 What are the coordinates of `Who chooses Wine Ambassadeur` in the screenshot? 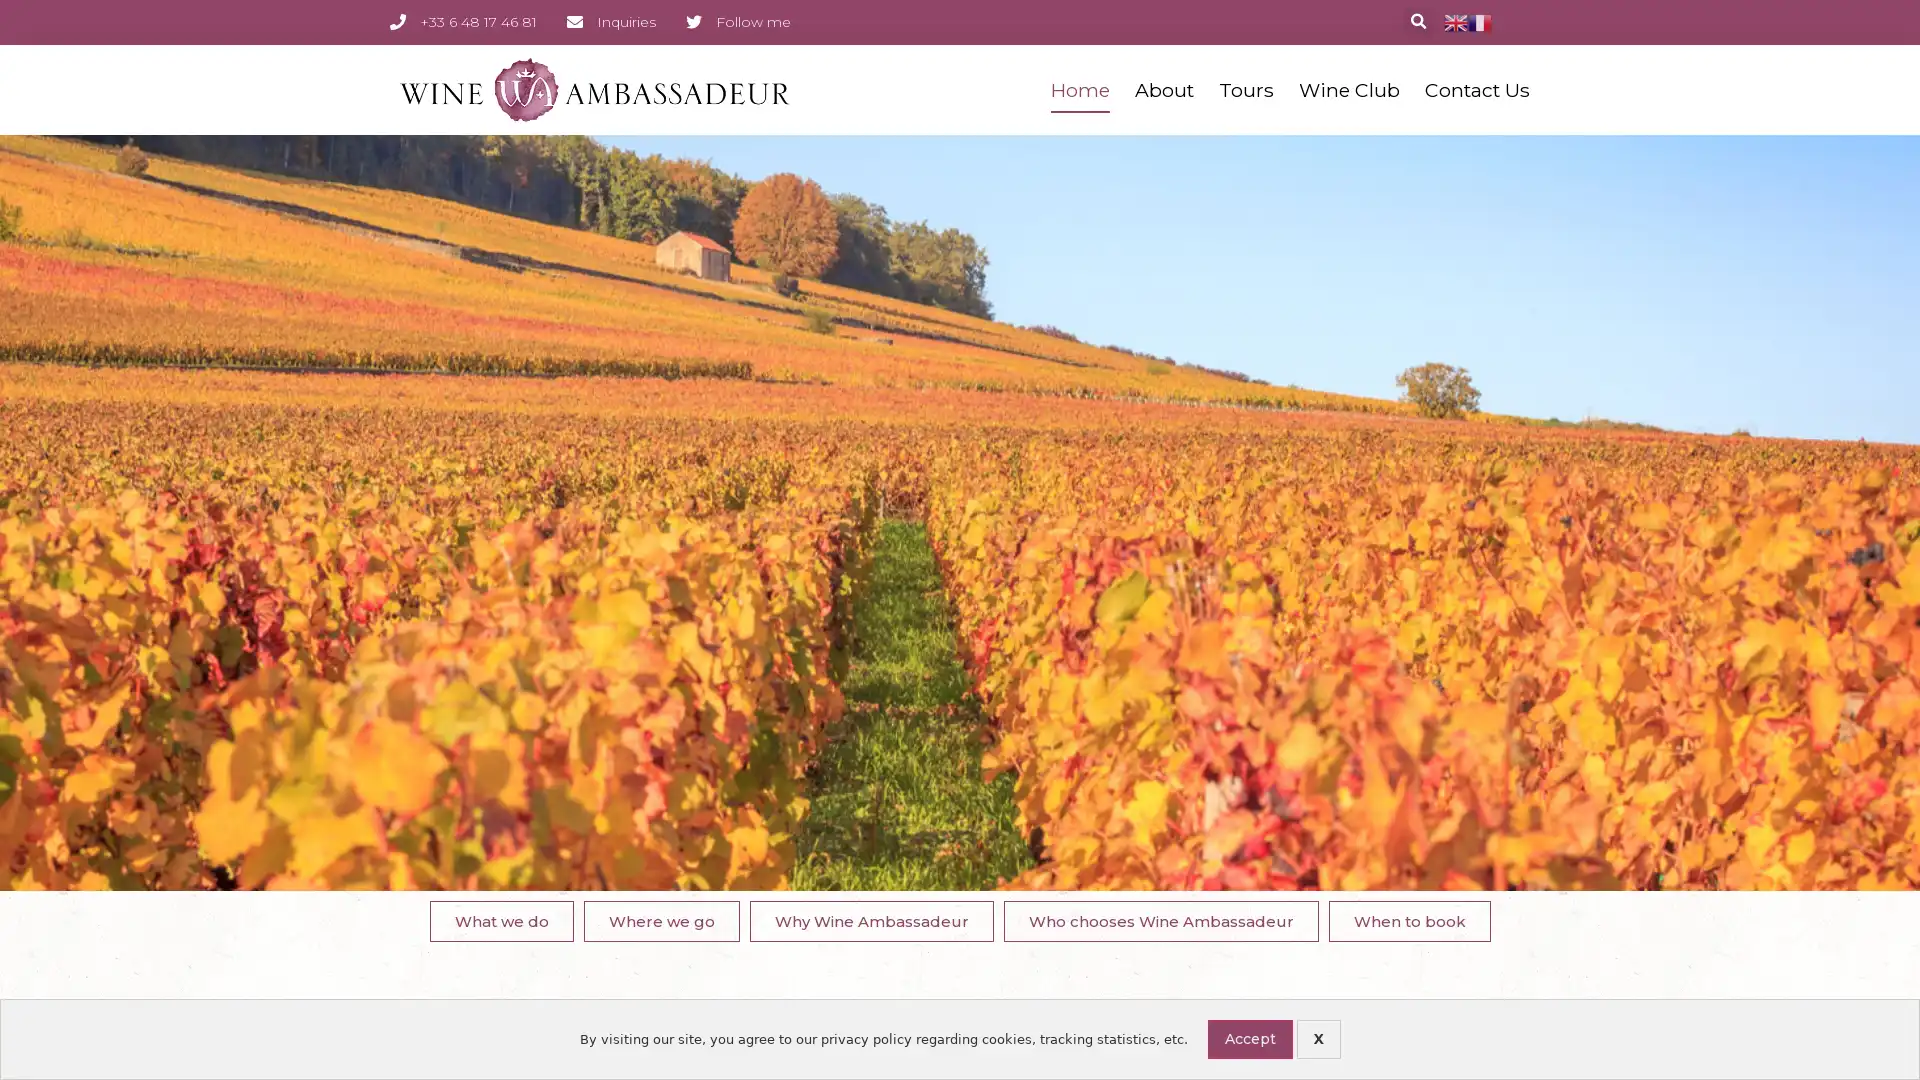 It's located at (1160, 920).